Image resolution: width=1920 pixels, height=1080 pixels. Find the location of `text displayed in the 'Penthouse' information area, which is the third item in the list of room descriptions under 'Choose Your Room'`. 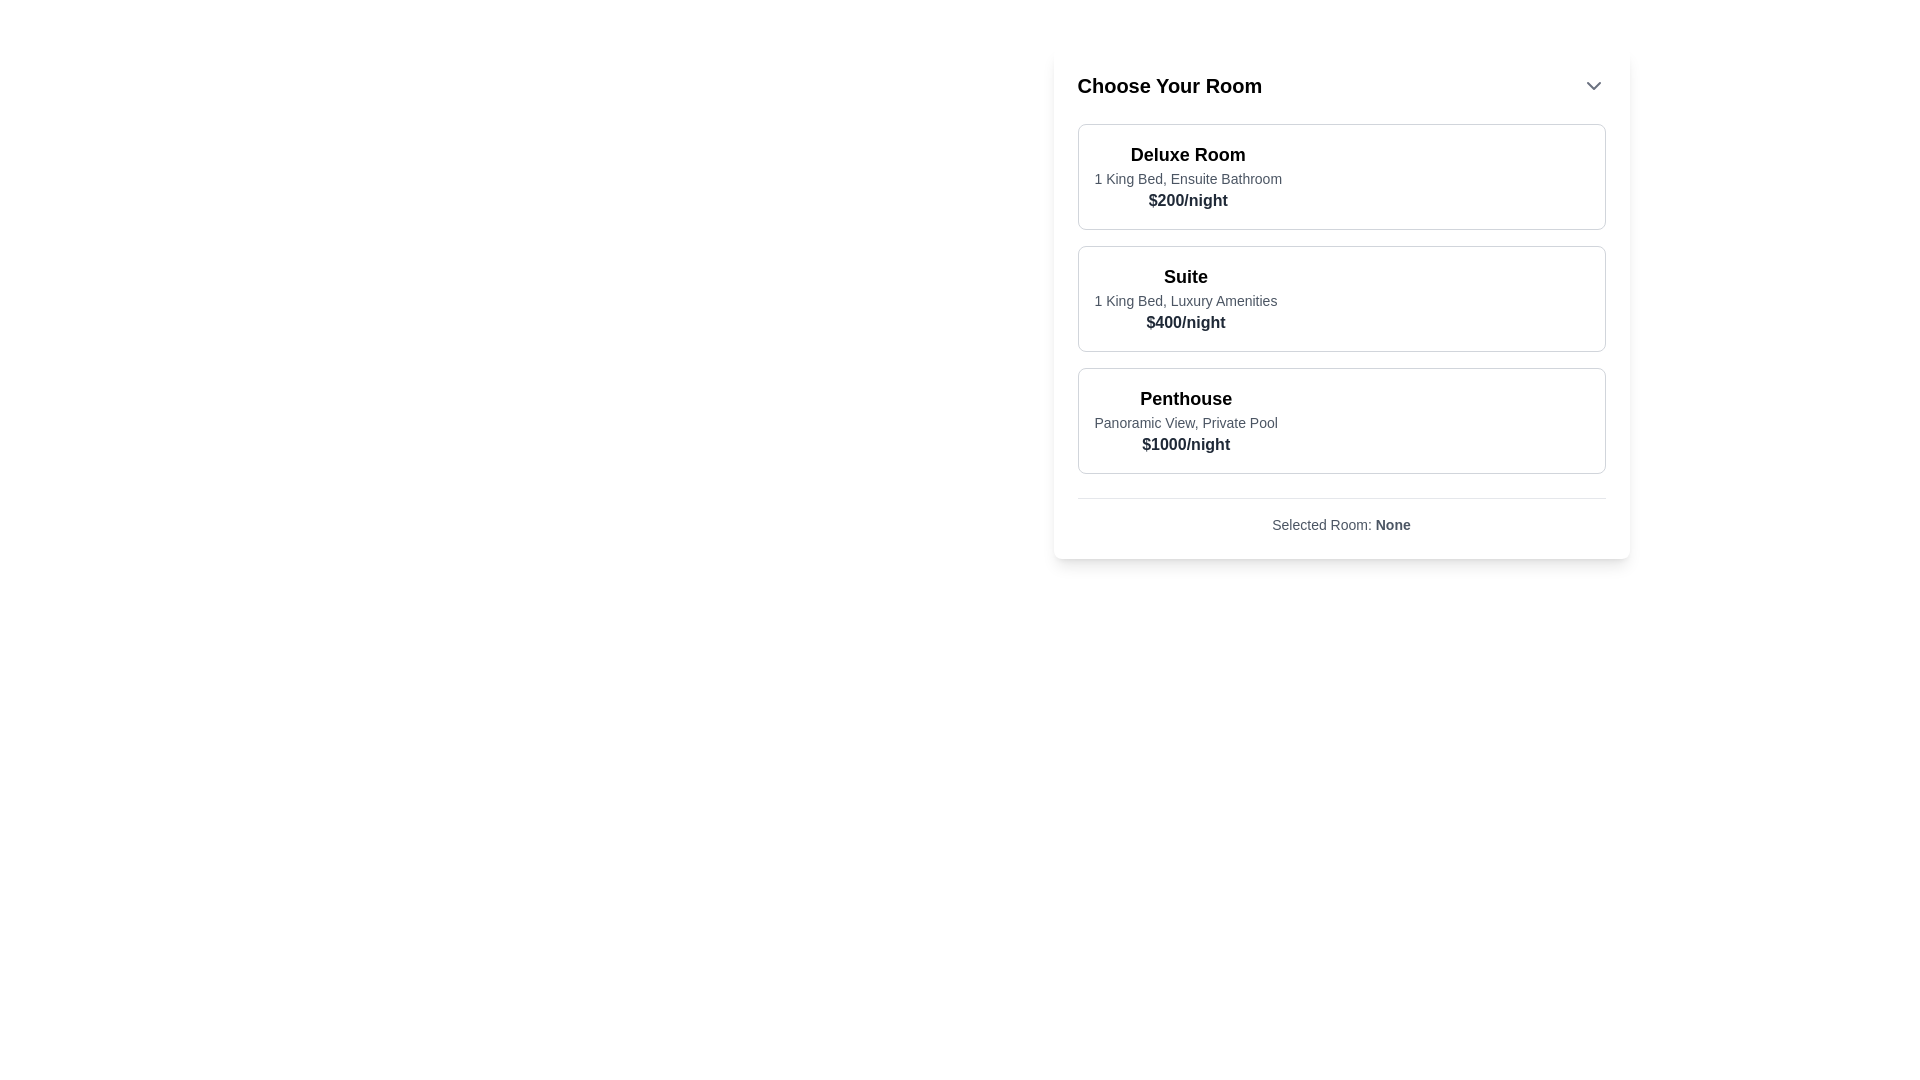

text displayed in the 'Penthouse' information area, which is the third item in the list of room descriptions under 'Choose Your Room' is located at coordinates (1186, 419).